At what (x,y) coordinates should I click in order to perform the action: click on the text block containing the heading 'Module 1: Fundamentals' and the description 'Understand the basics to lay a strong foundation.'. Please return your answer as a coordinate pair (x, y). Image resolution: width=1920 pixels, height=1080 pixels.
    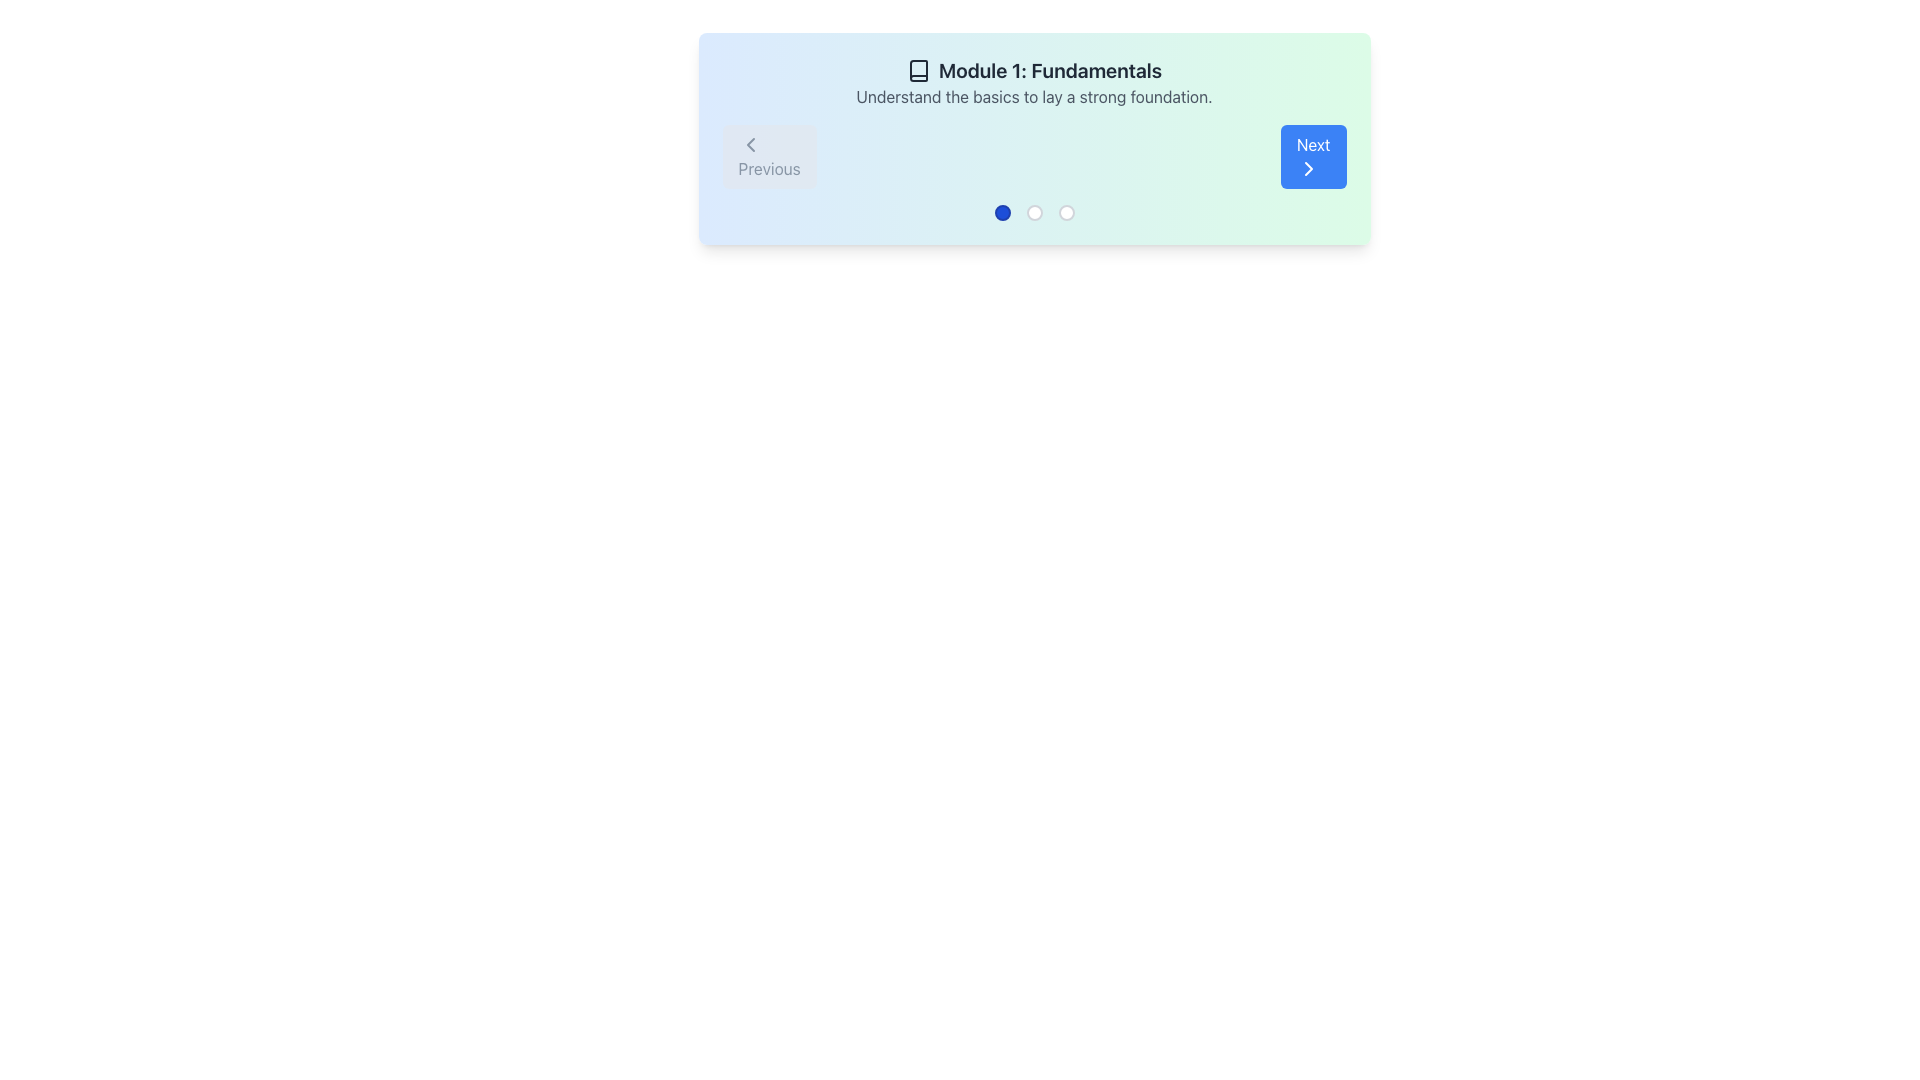
    Looking at the image, I should click on (1034, 82).